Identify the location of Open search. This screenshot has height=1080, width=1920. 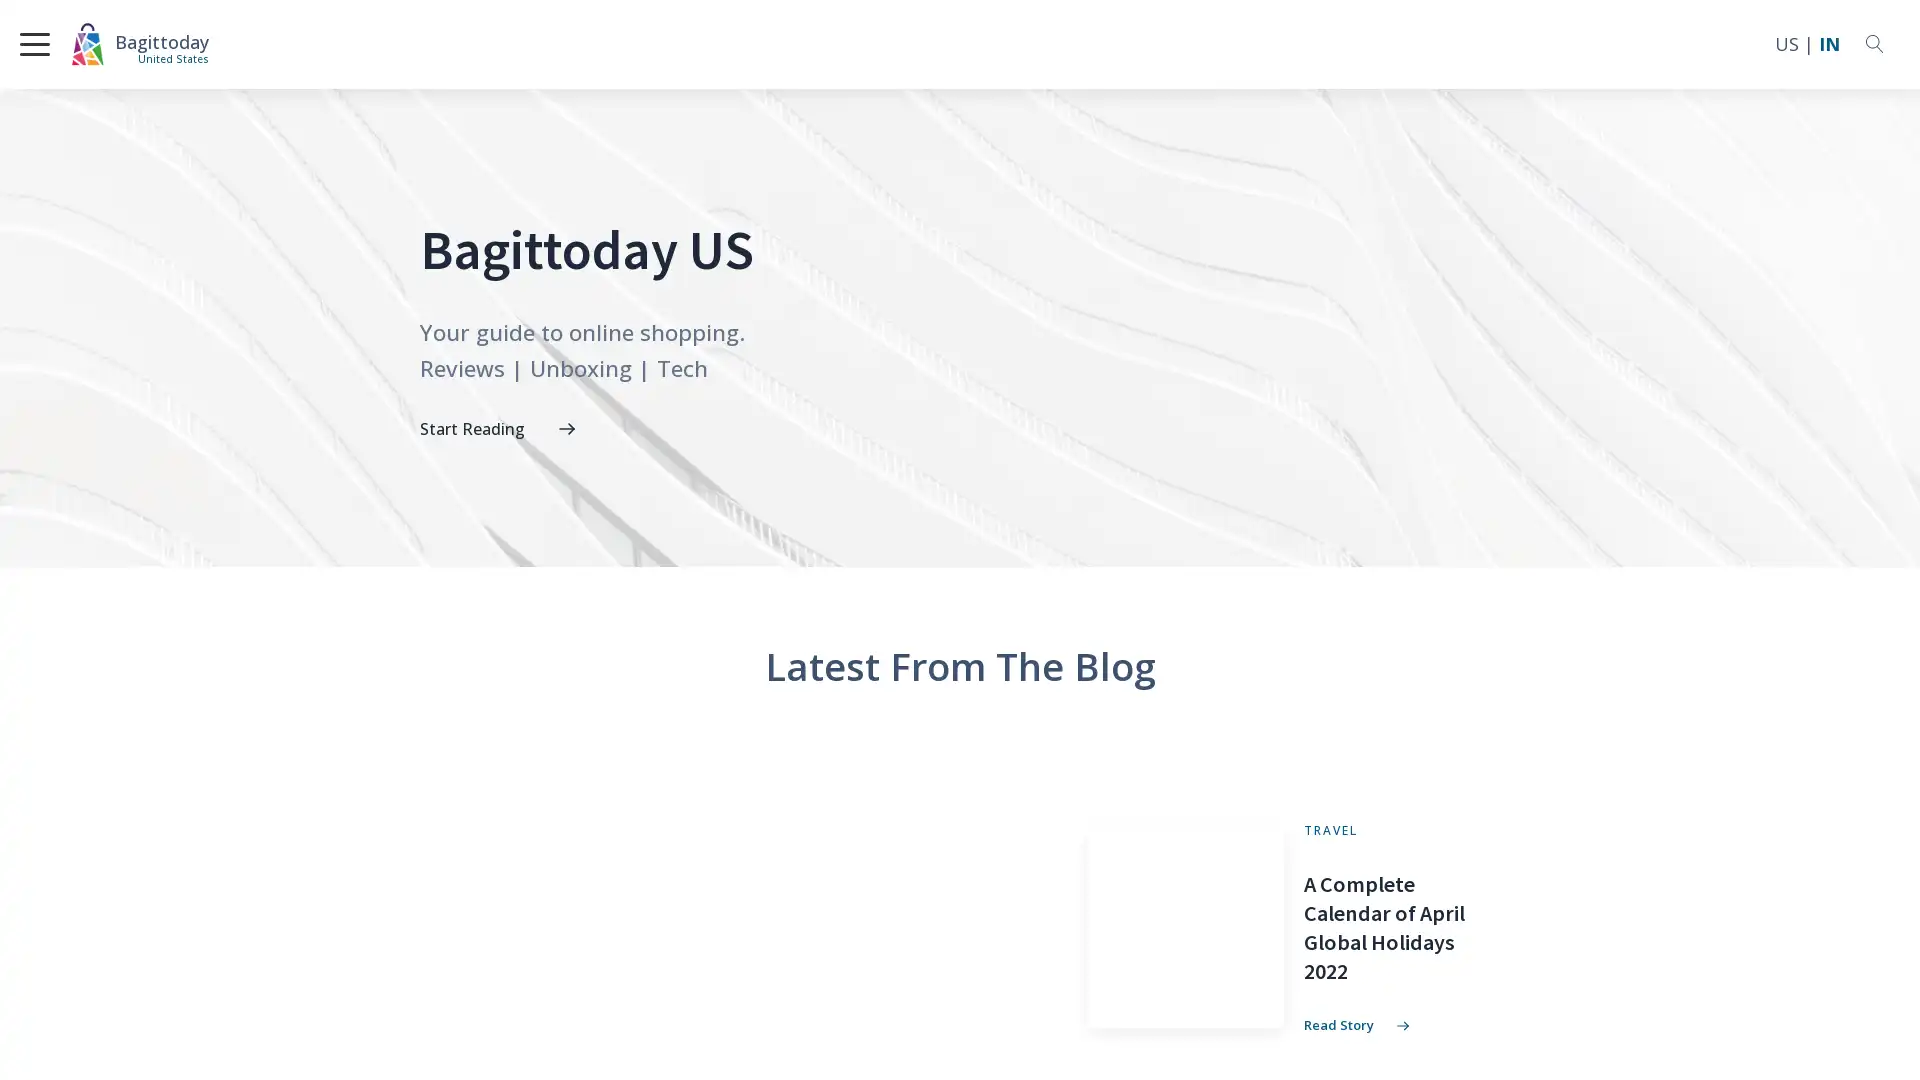
(1874, 43).